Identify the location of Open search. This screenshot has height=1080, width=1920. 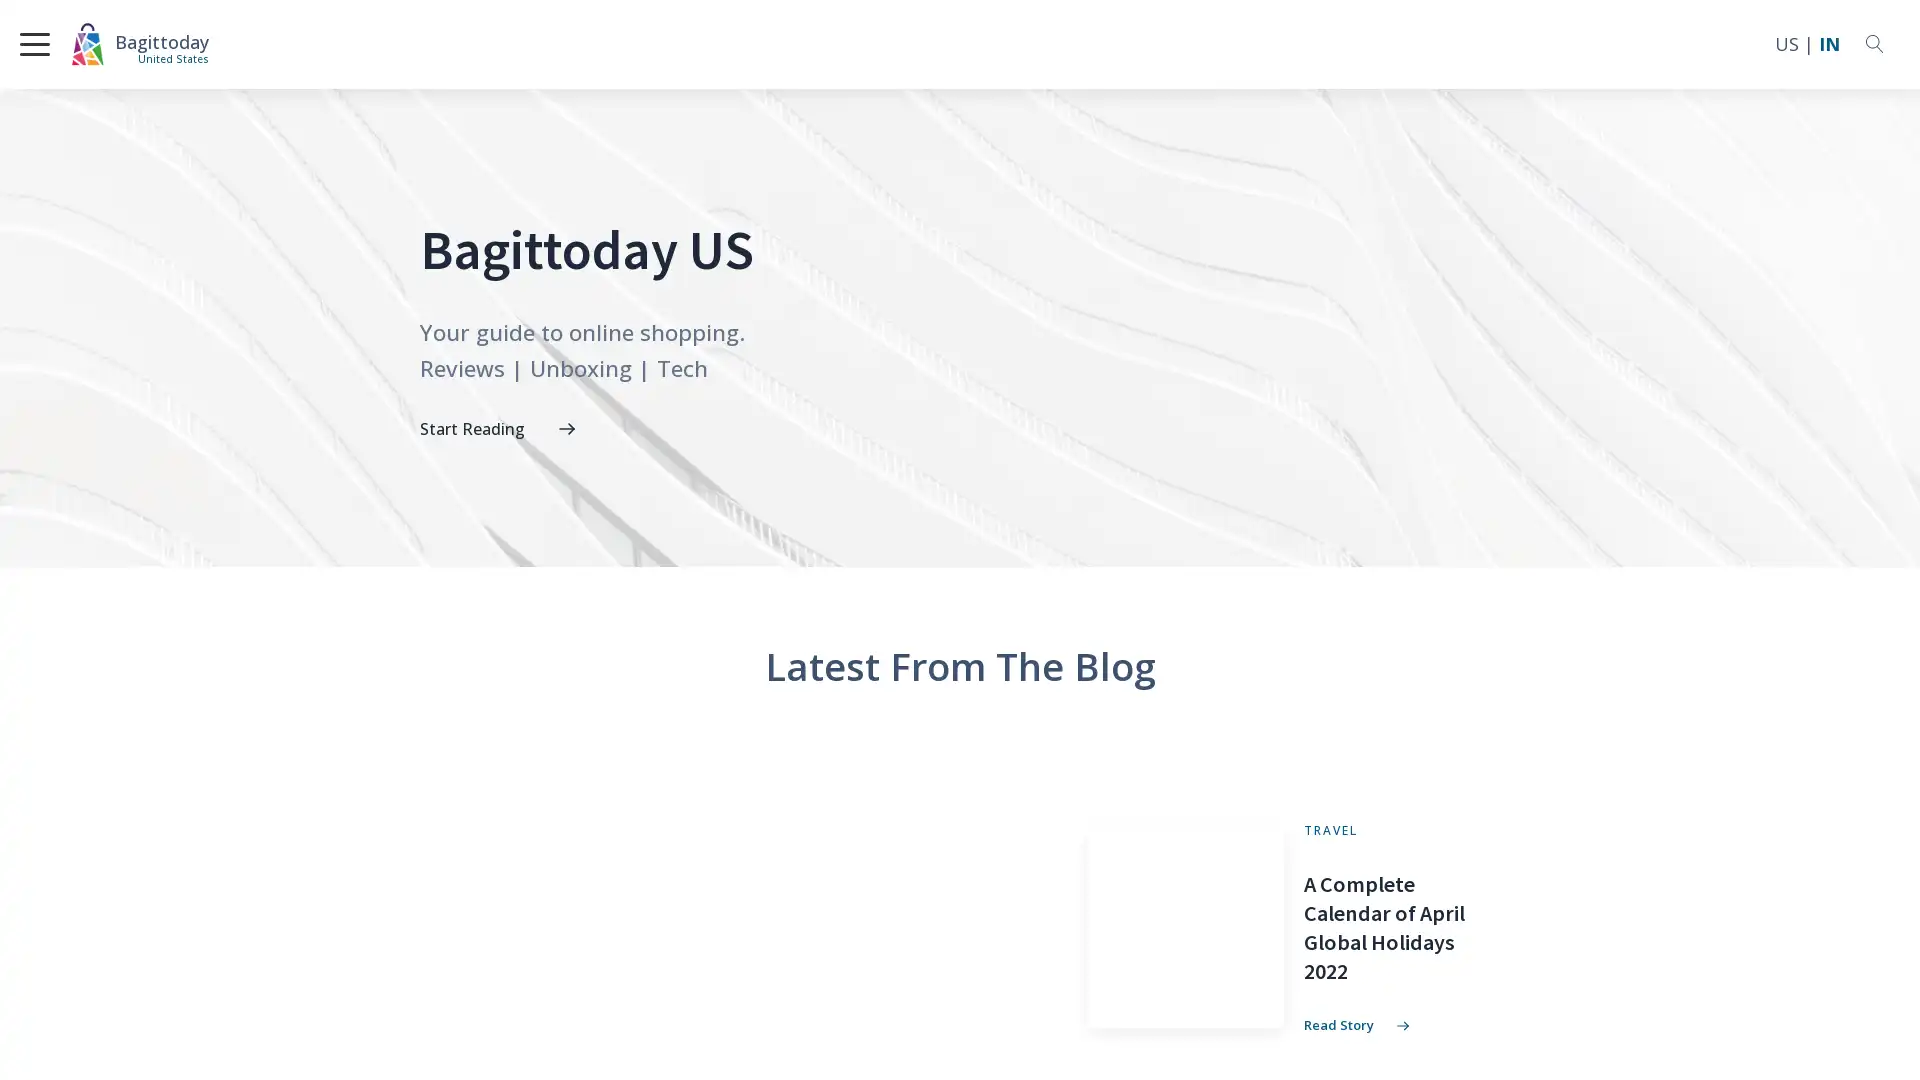
(1874, 43).